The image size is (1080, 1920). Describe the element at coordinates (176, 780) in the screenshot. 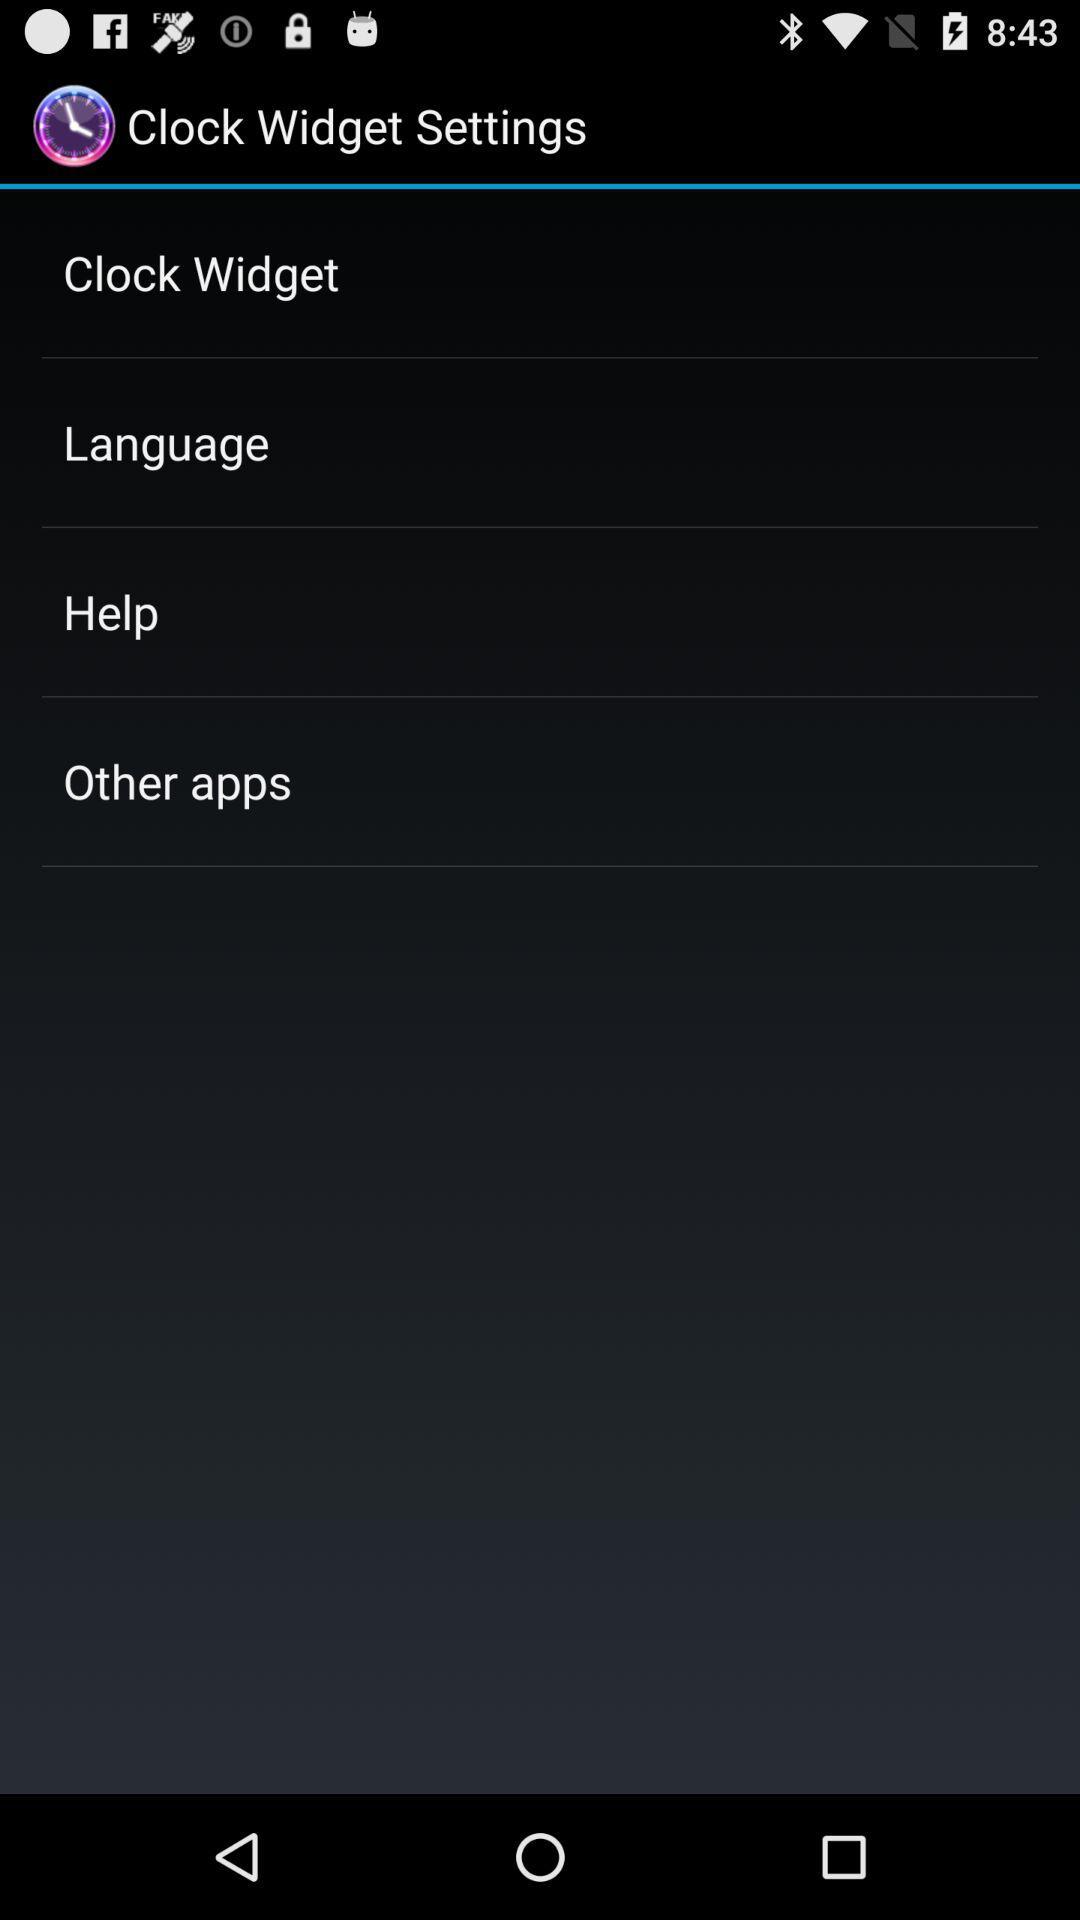

I see `the app on the left` at that location.